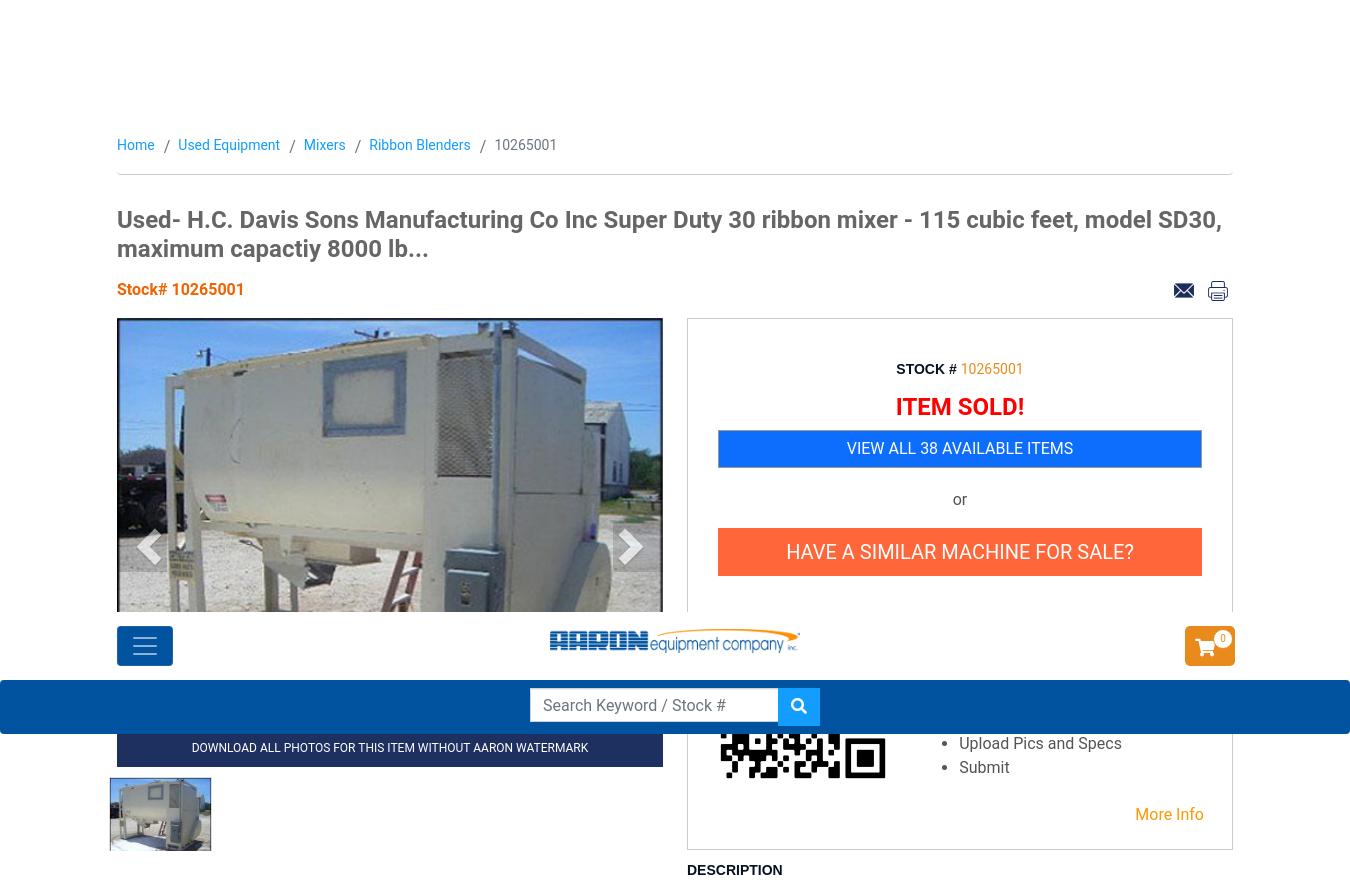 This screenshot has width=1350, height=881. Describe the element at coordinates (733, 256) in the screenshot. I see `'DESCRIPTION'` at that location.